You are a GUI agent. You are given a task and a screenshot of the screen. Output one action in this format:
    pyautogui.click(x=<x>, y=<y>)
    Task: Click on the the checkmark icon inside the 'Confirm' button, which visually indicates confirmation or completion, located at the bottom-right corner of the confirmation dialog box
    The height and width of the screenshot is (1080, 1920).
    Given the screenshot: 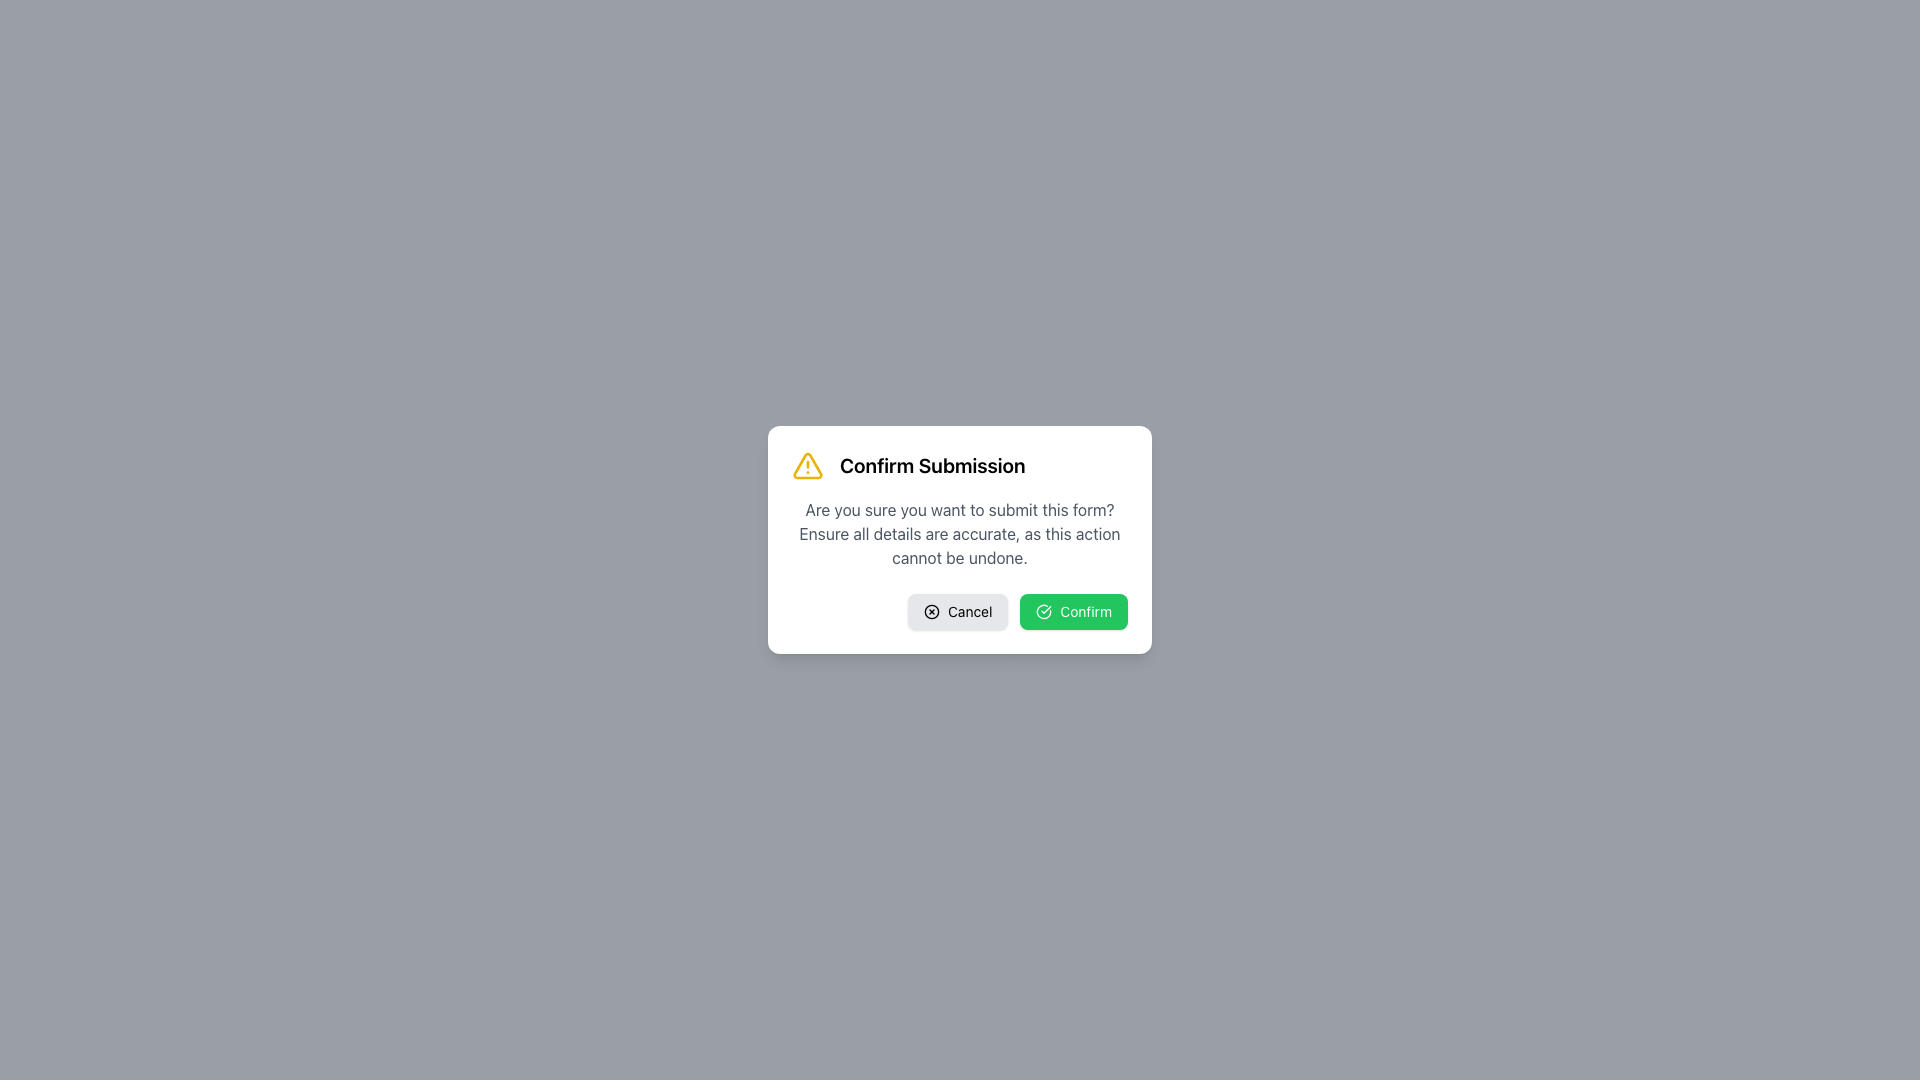 What is the action you would take?
    pyautogui.click(x=1043, y=611)
    